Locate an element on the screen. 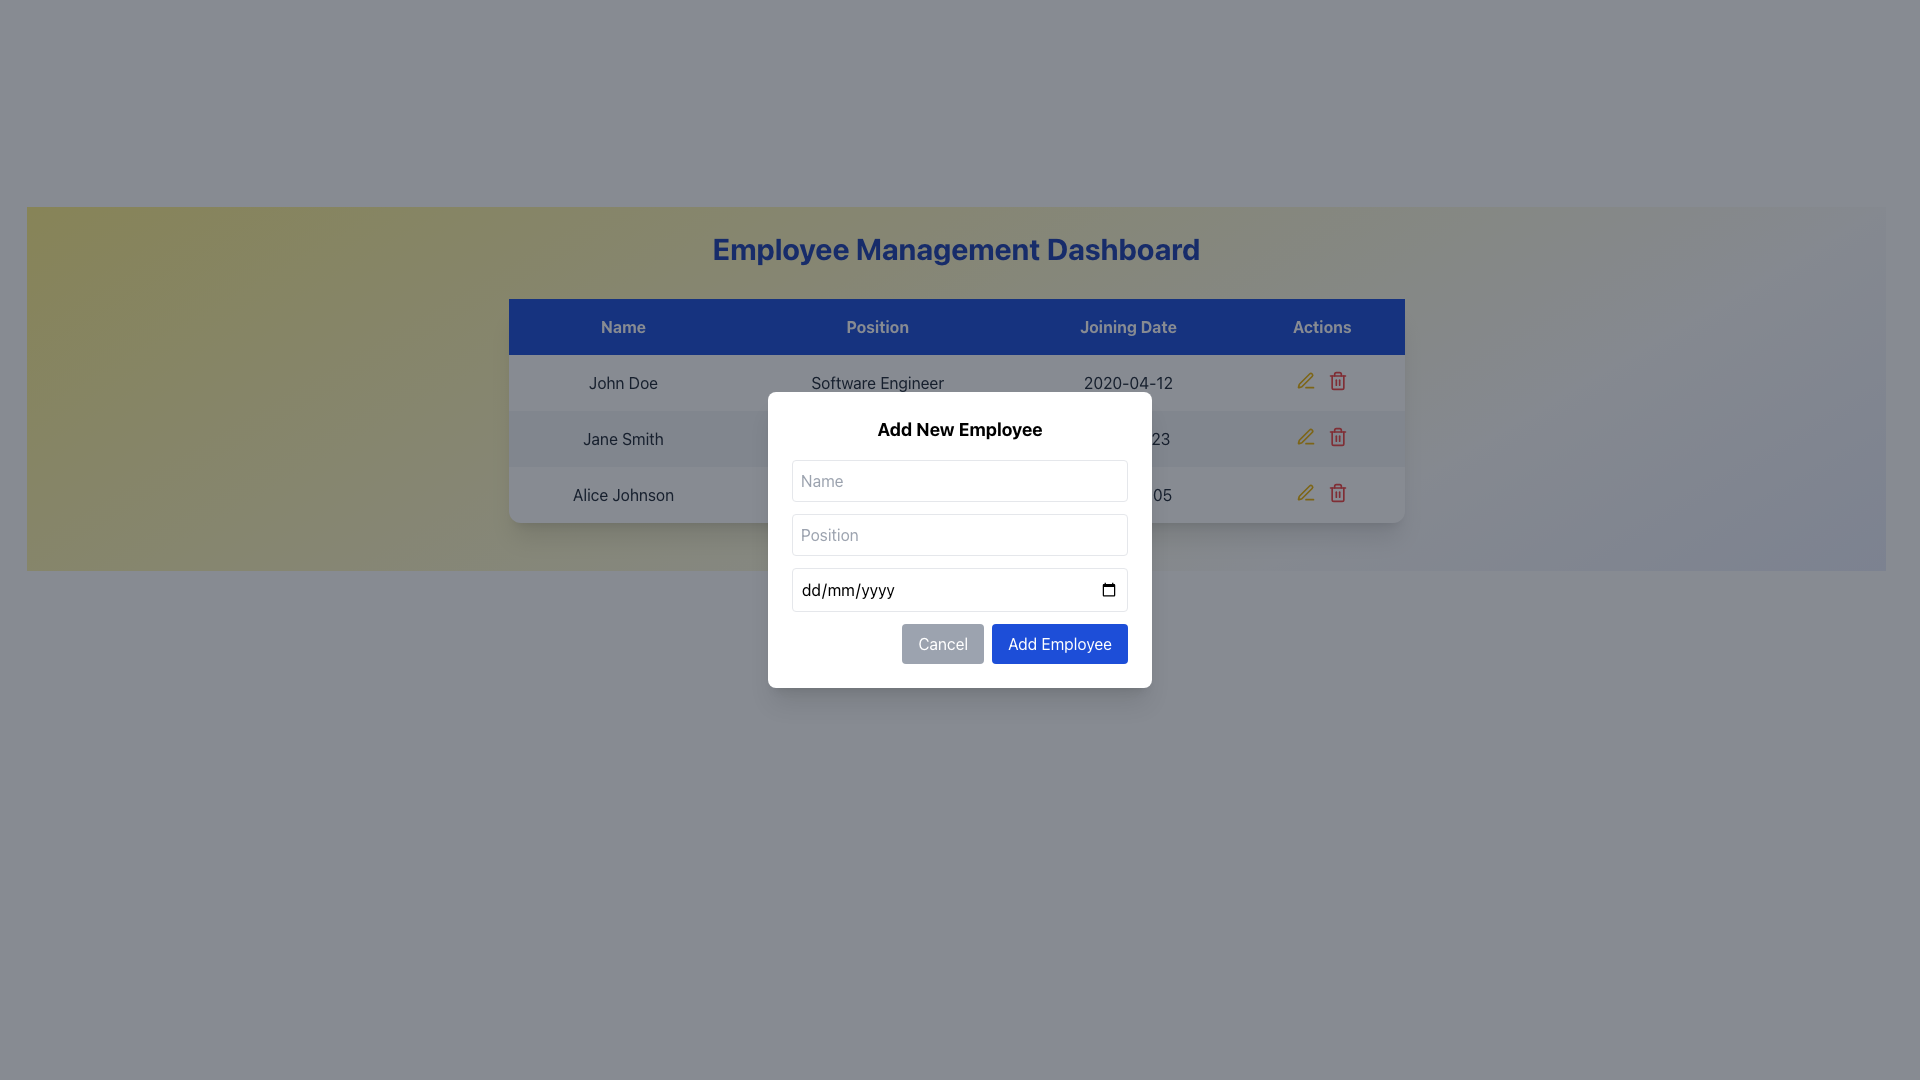  the edit icon button located in the 'Actions' column of the second row for user 'Jane Smith' is located at coordinates (1306, 435).